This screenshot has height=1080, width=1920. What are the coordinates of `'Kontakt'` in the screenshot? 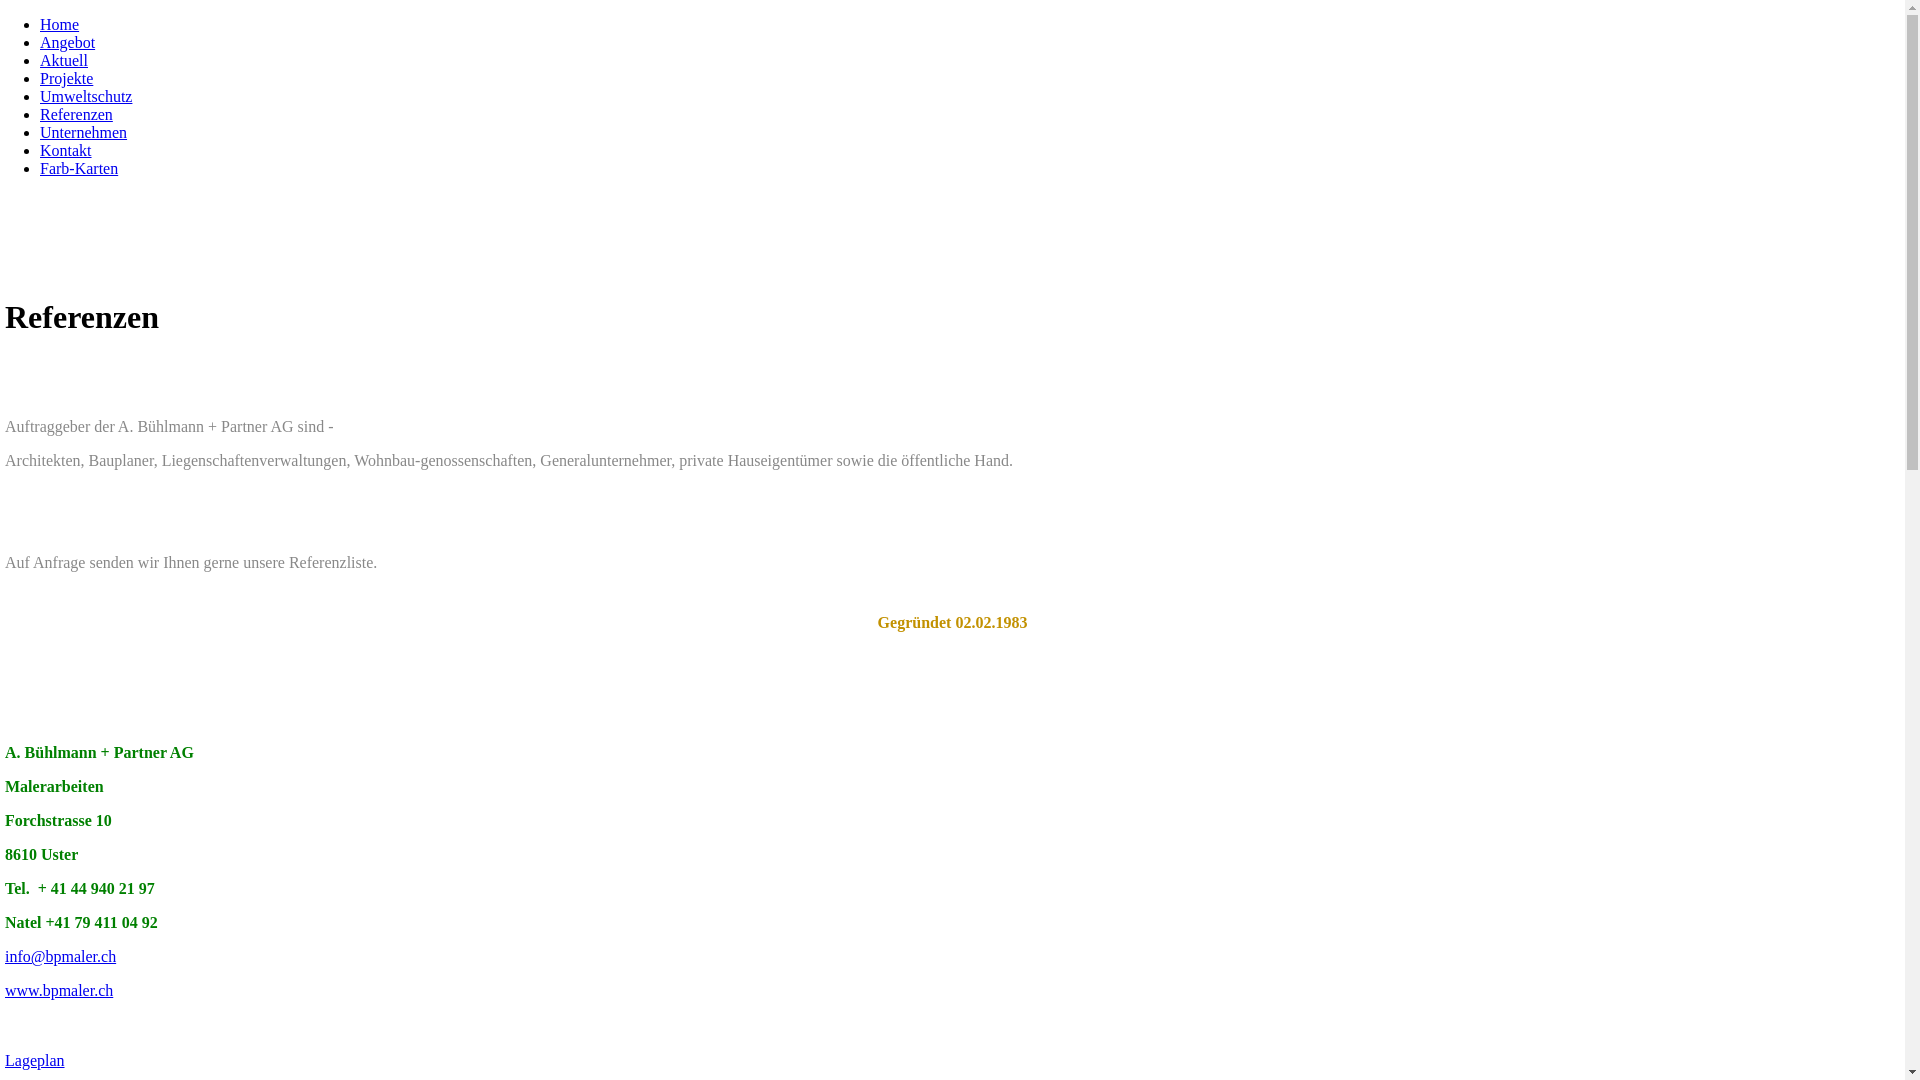 It's located at (66, 149).